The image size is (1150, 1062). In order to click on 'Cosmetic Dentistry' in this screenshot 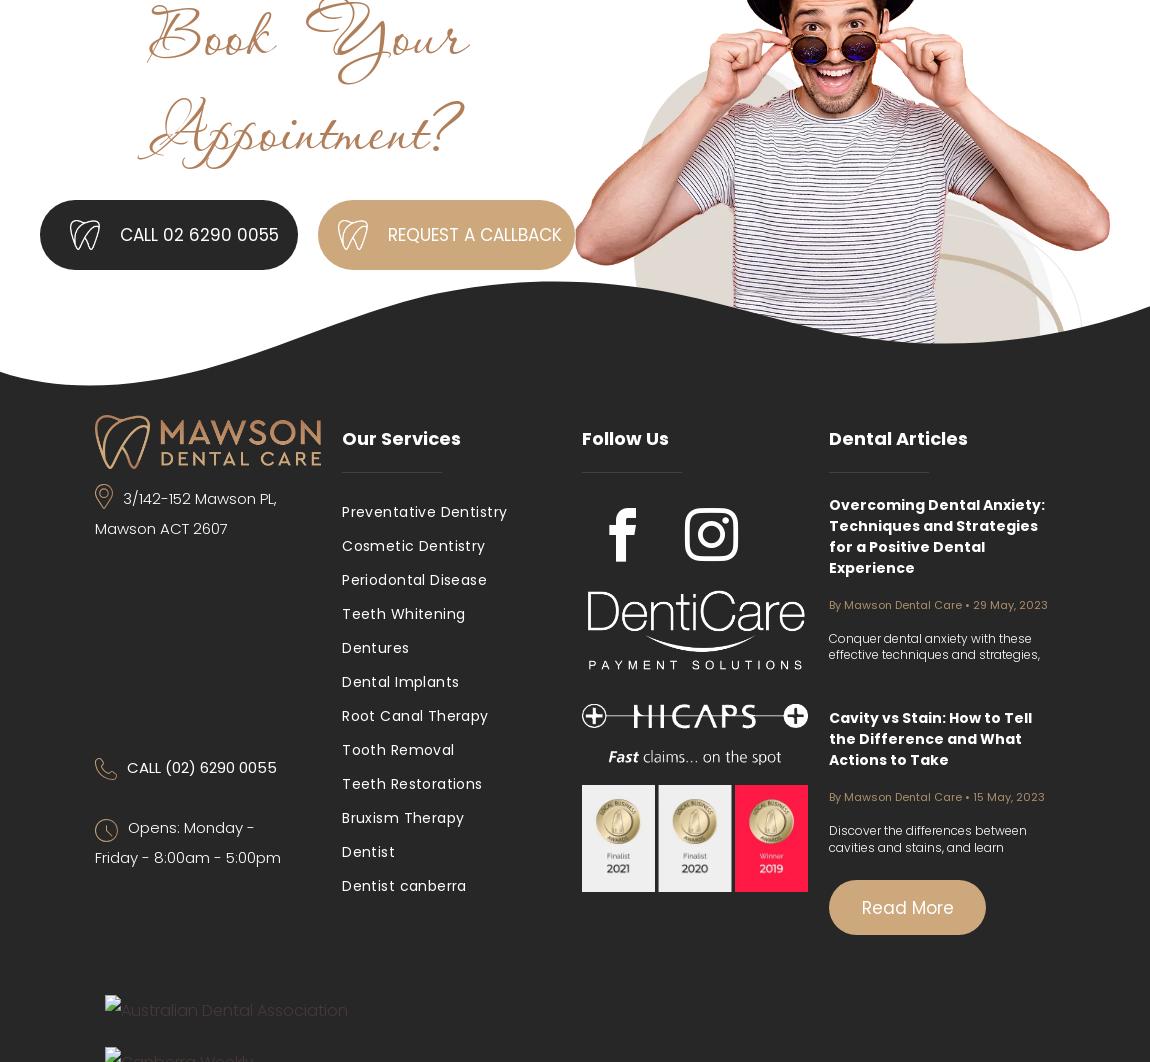, I will do `click(413, 545)`.